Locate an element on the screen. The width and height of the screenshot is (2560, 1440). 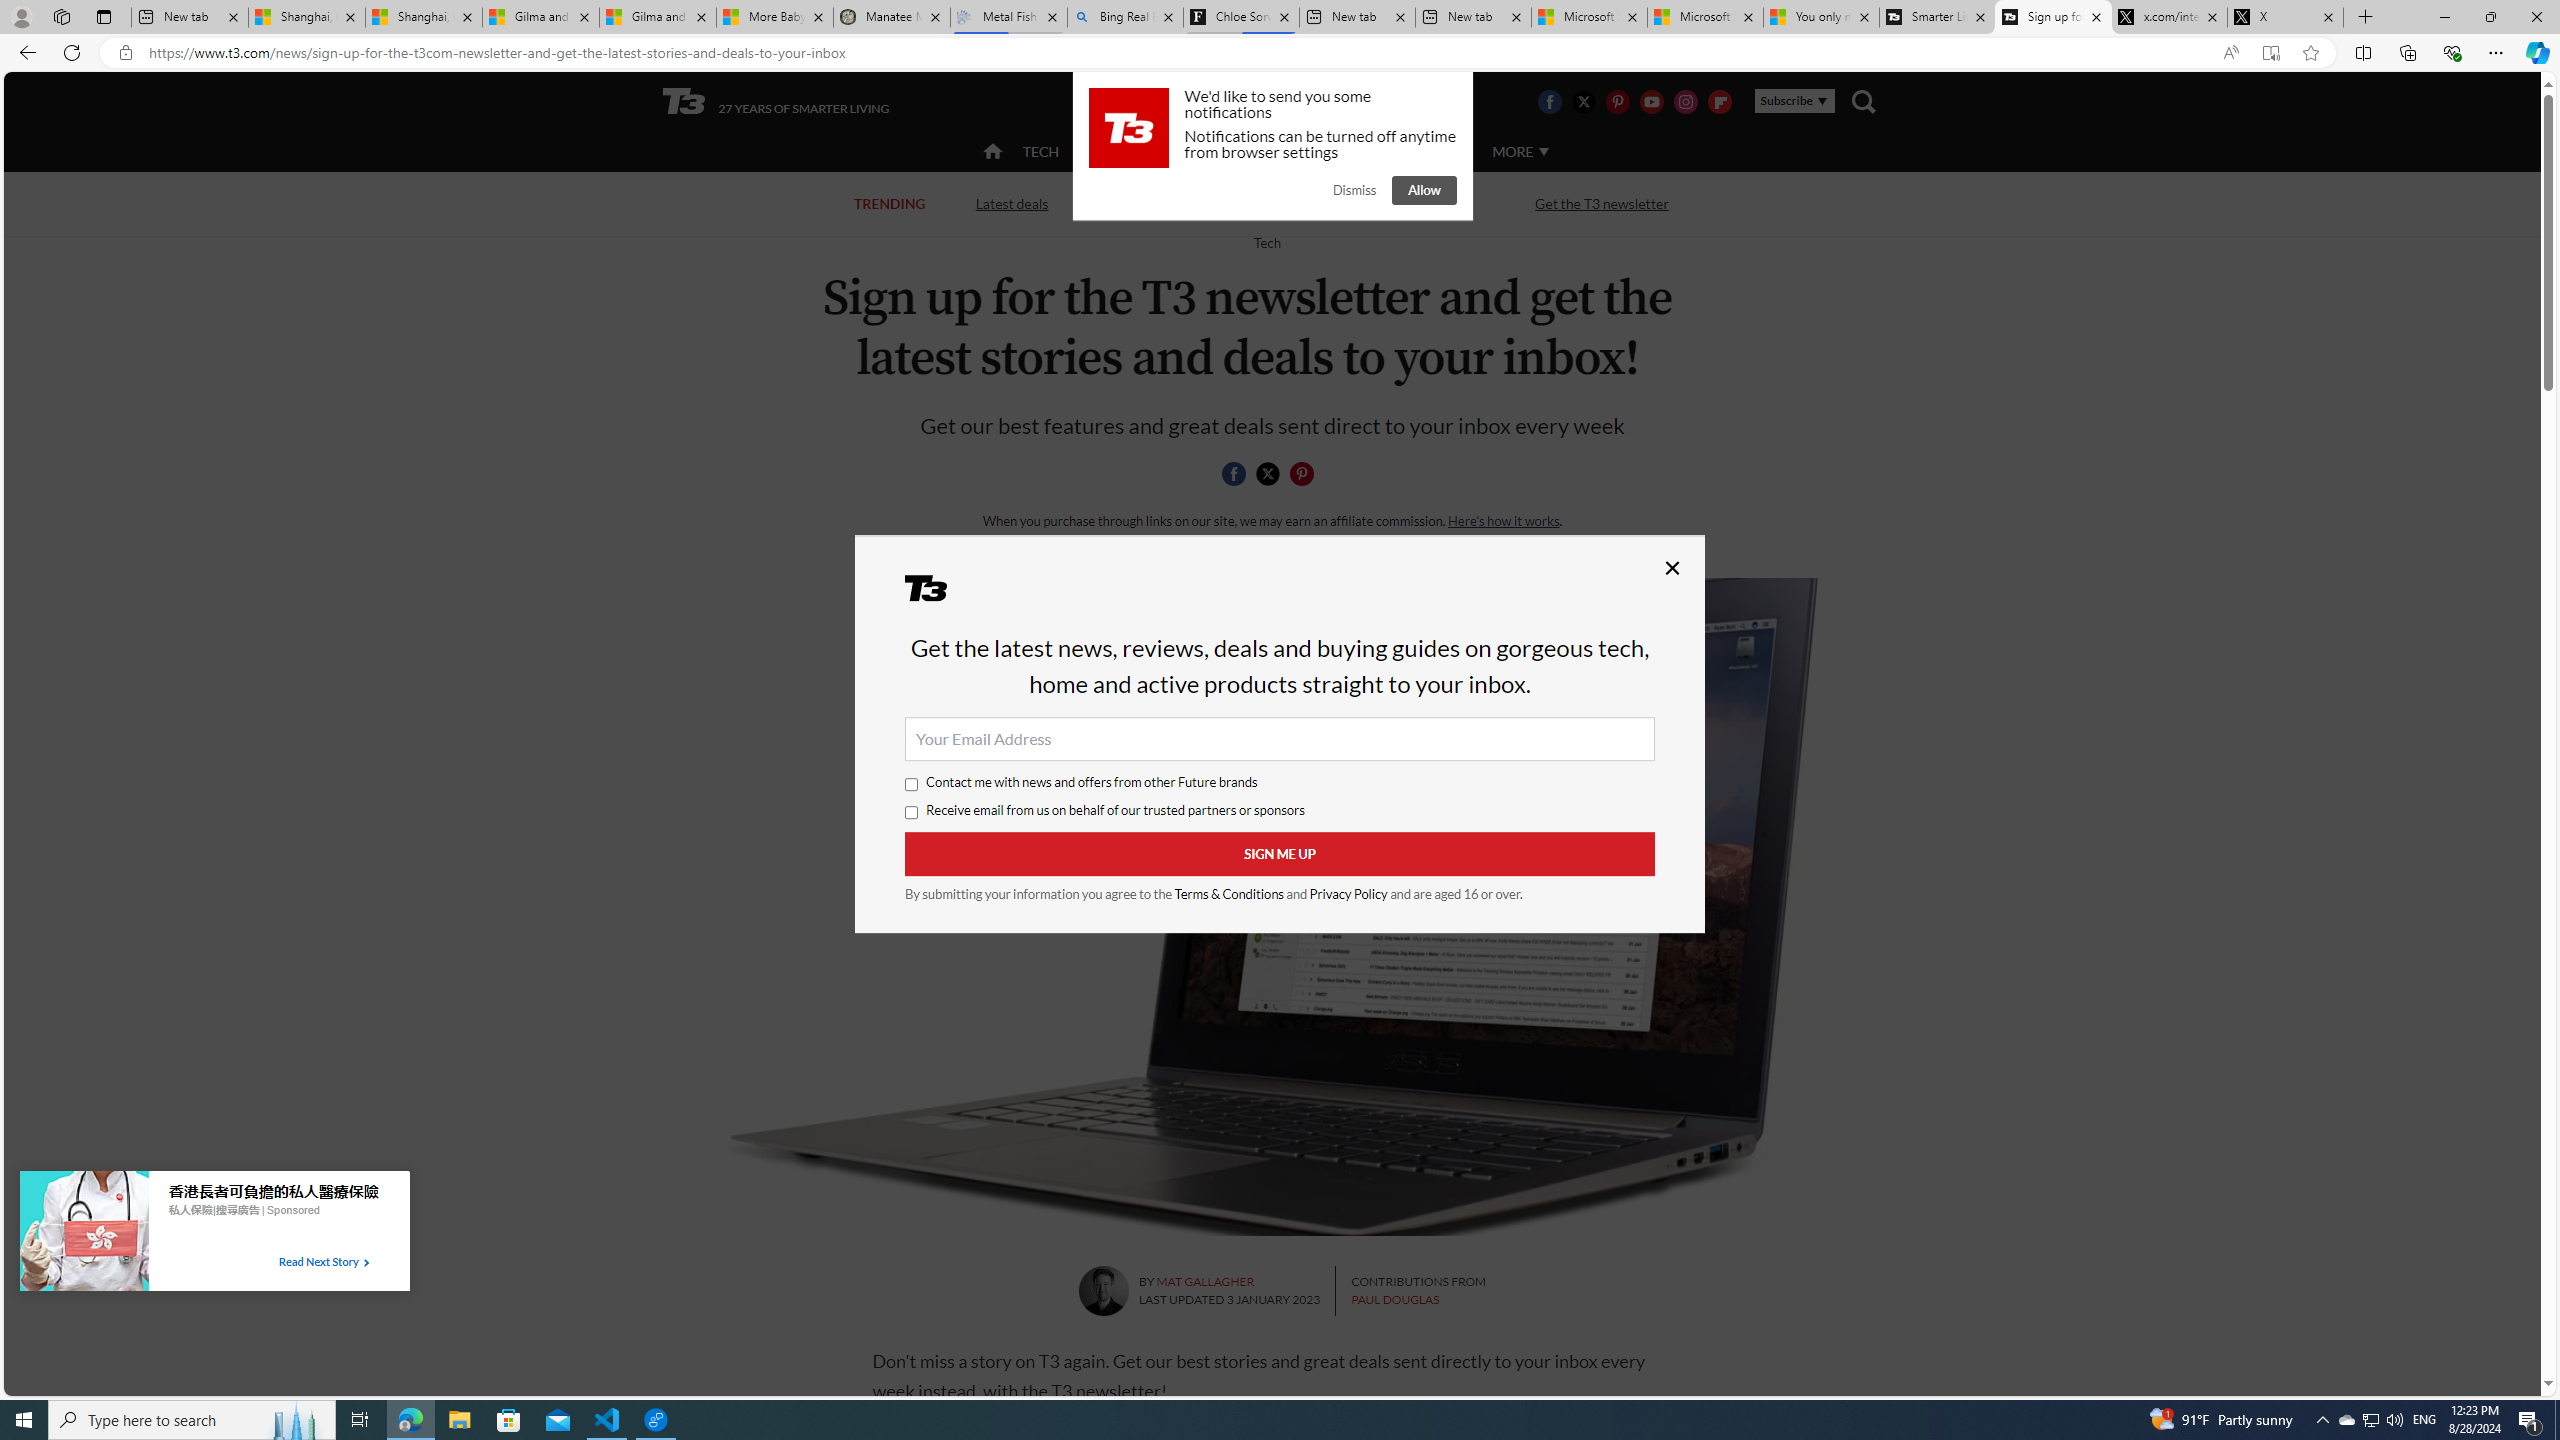
'Class: navigation__search' is located at coordinates (1862, 100).